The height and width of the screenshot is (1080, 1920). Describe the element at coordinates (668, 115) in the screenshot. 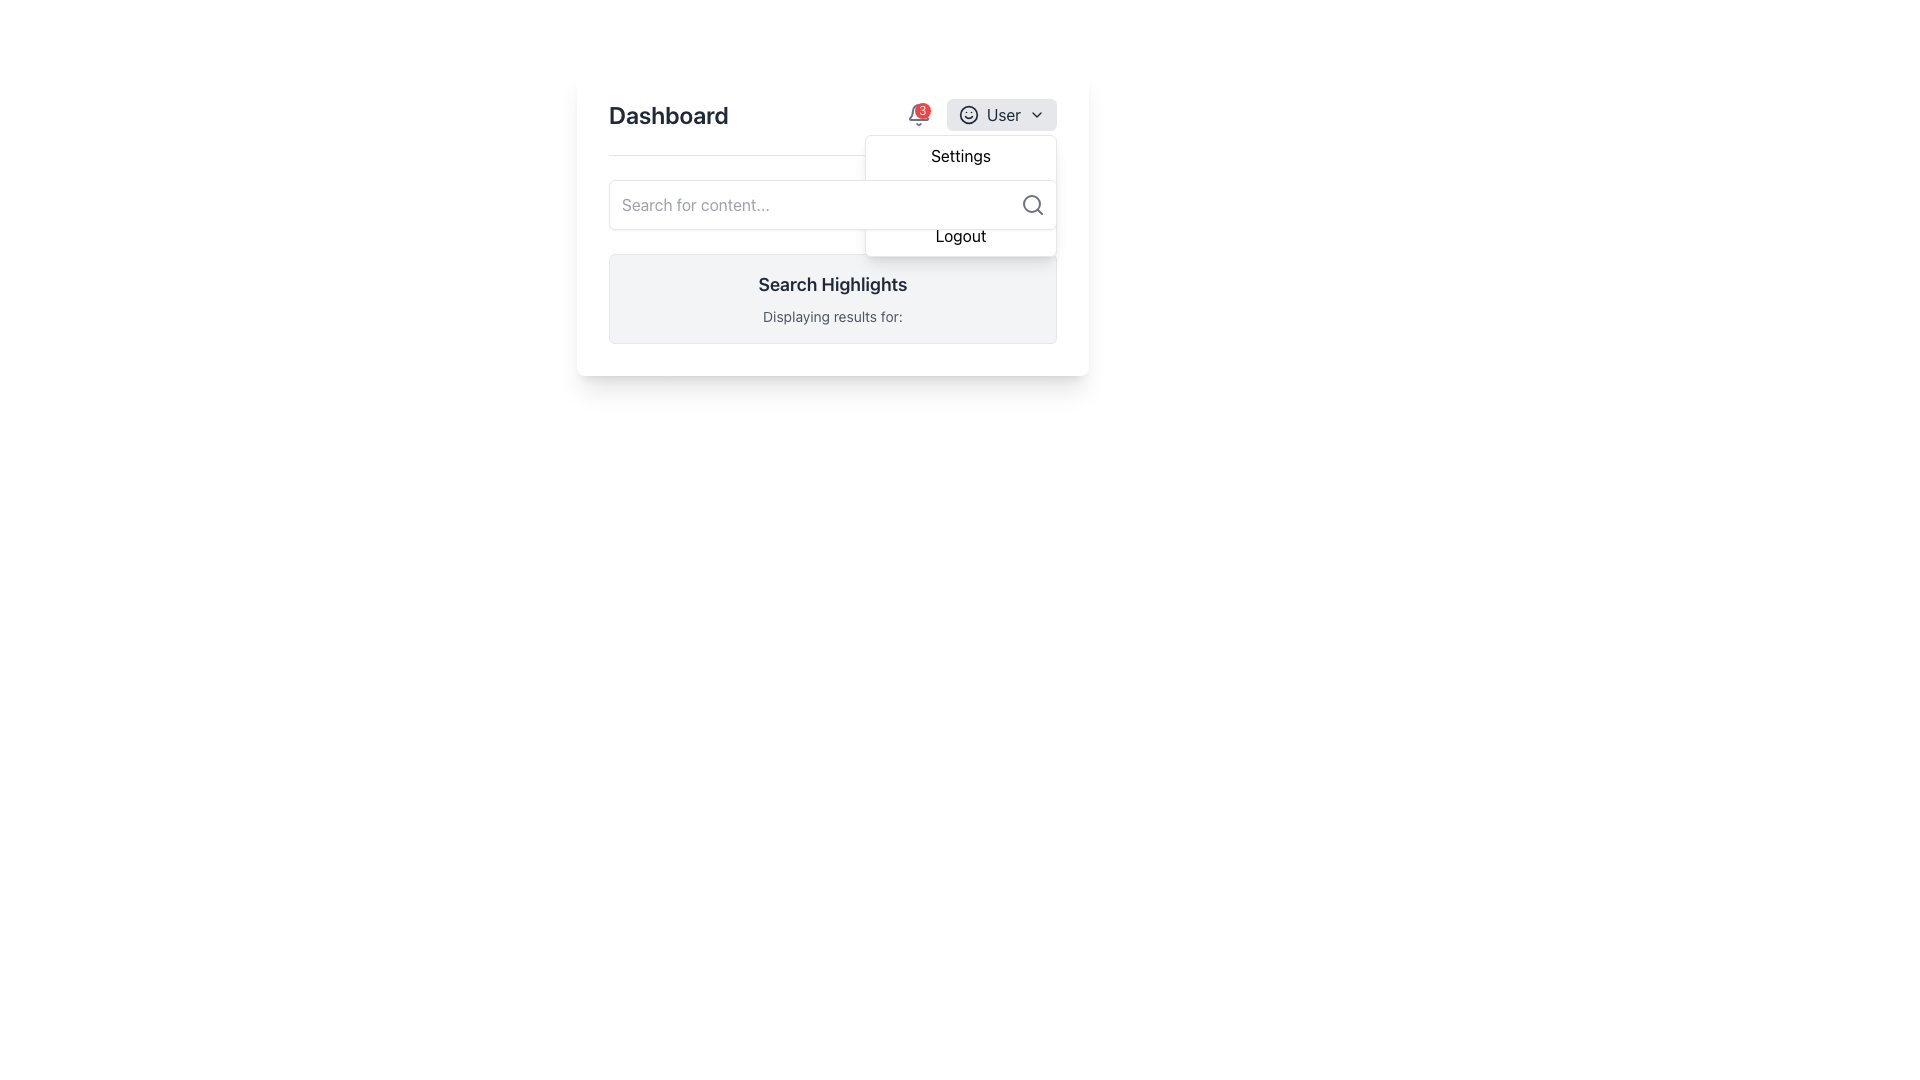

I see `text from the 'Dashboard' text label, which is prominently displayed in a large, bold, dark gray font in the top-left section of the header` at that location.